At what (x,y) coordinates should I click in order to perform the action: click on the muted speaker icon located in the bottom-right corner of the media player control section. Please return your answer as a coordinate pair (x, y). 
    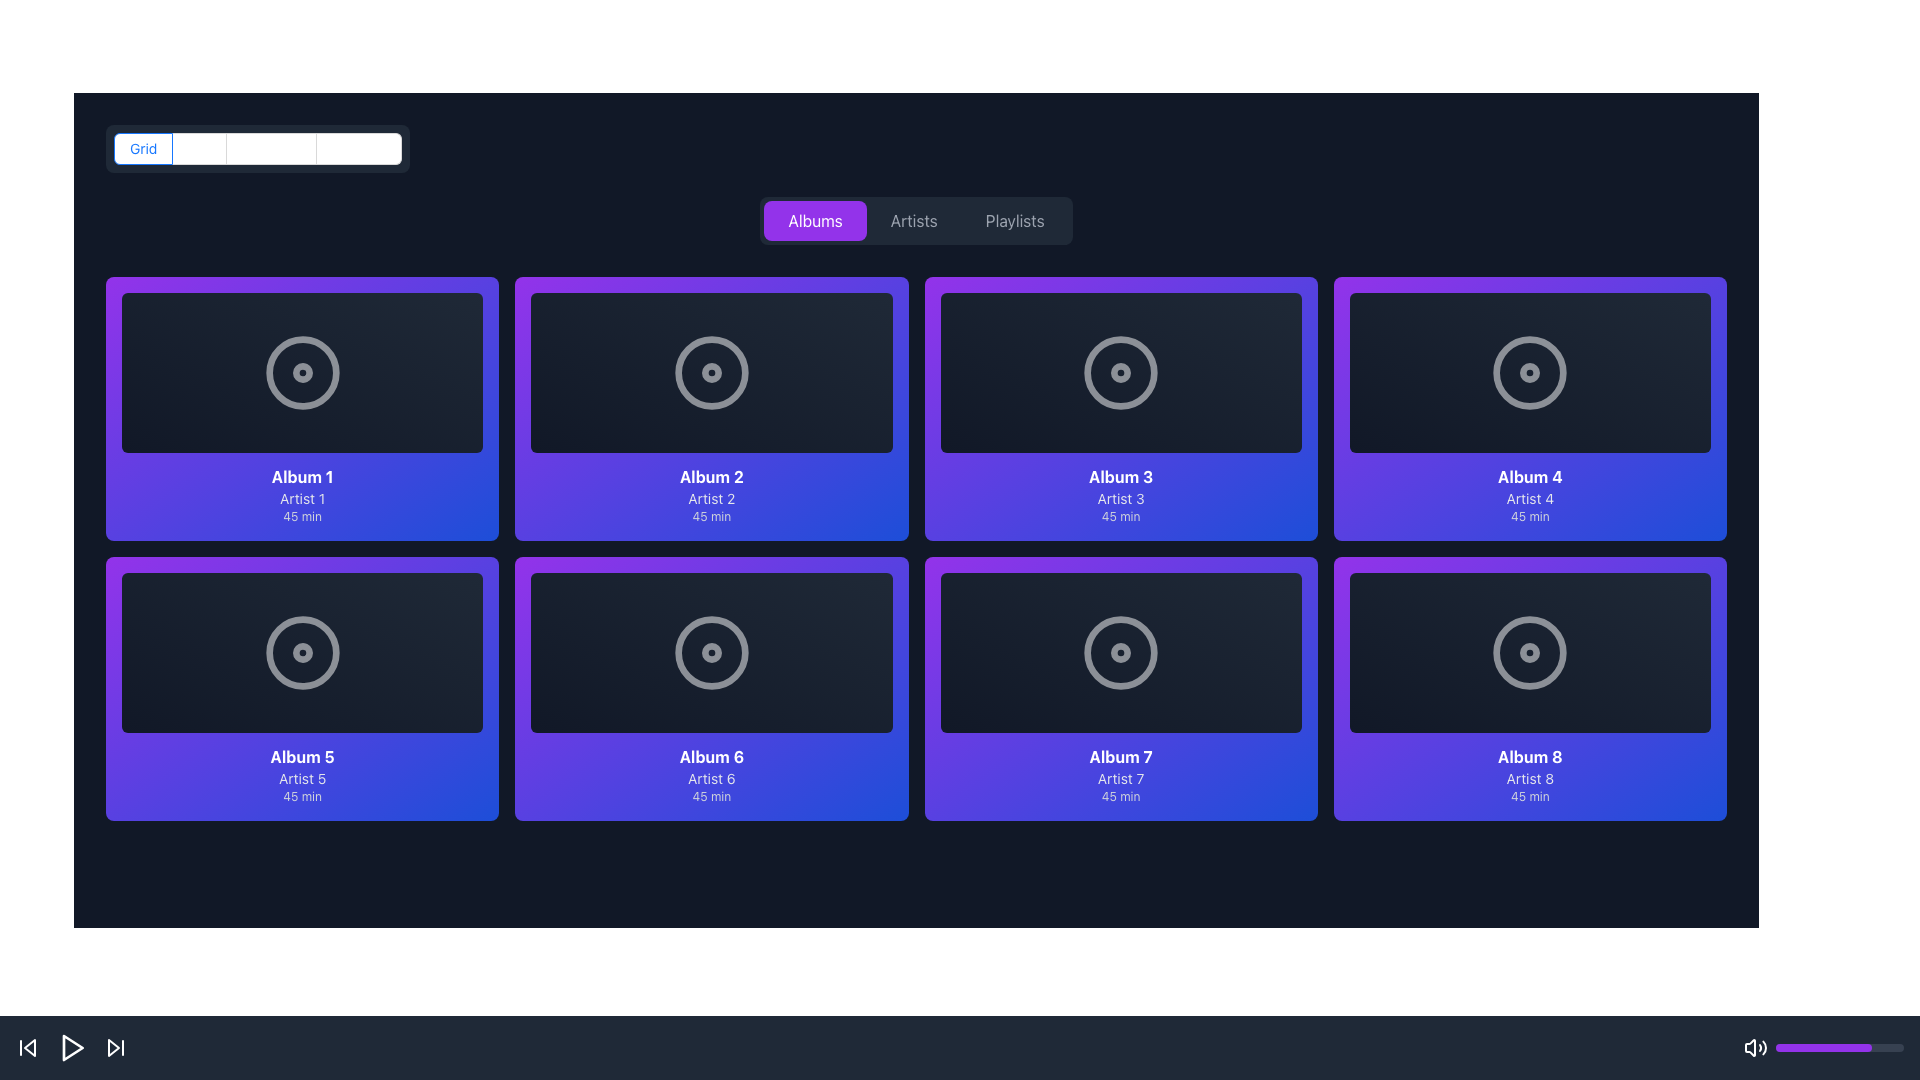
    Looking at the image, I should click on (1749, 1047).